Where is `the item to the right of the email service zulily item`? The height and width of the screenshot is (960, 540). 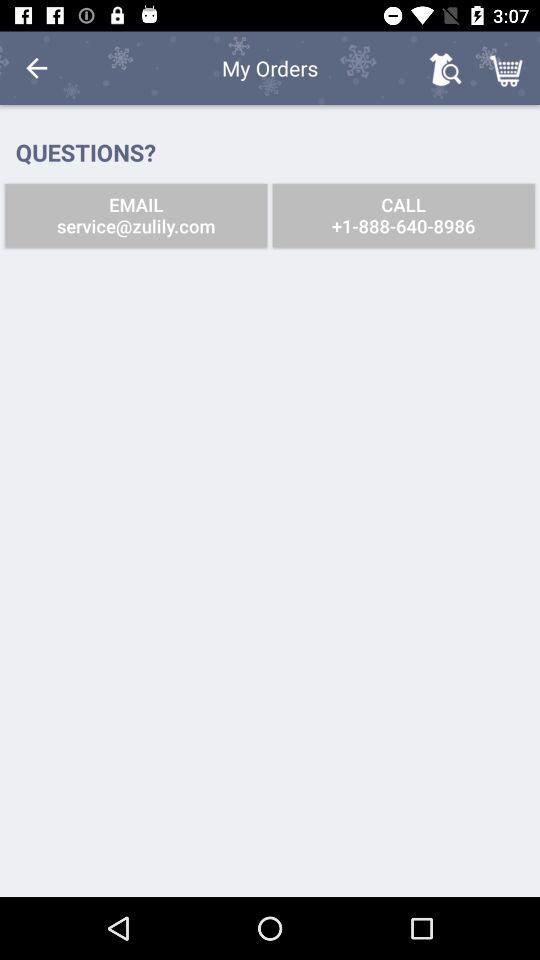
the item to the right of the email service zulily item is located at coordinates (403, 215).